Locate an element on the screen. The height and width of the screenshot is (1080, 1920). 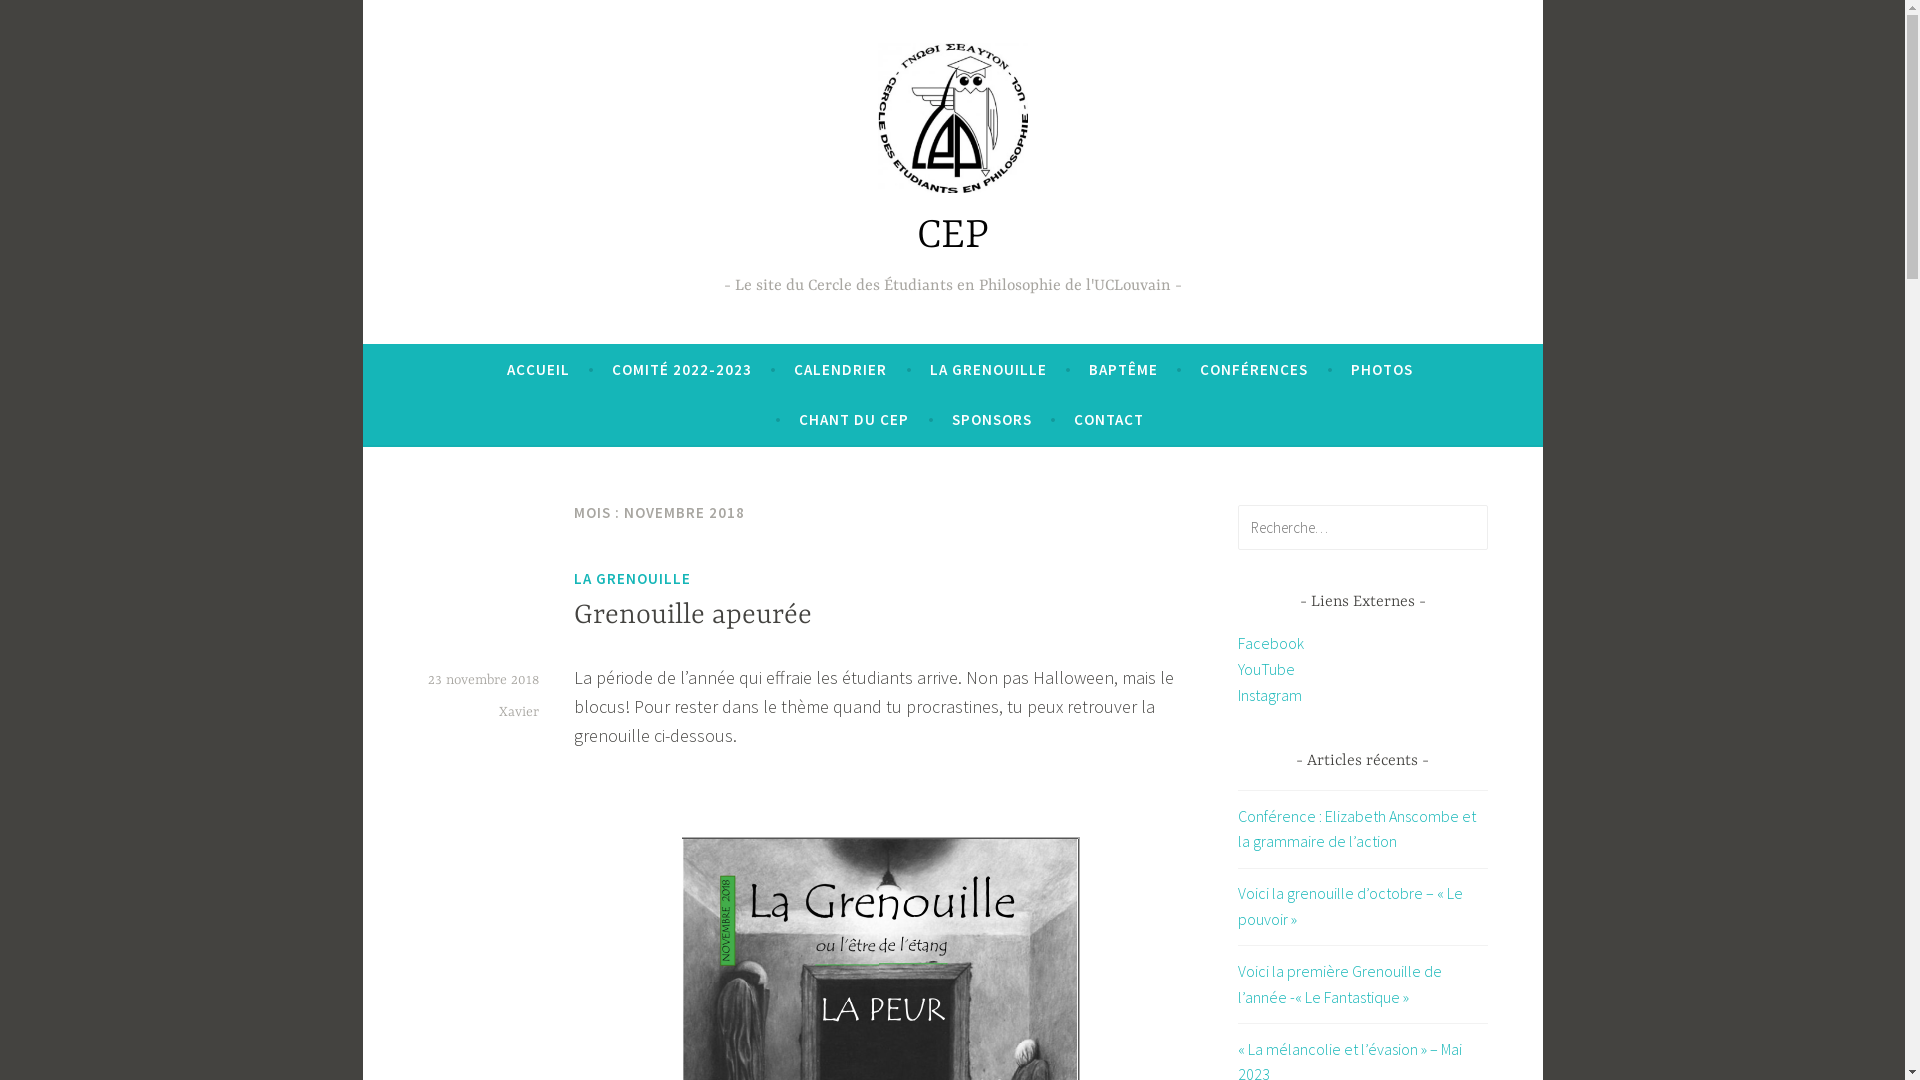
'CONTACT' is located at coordinates (1073, 419).